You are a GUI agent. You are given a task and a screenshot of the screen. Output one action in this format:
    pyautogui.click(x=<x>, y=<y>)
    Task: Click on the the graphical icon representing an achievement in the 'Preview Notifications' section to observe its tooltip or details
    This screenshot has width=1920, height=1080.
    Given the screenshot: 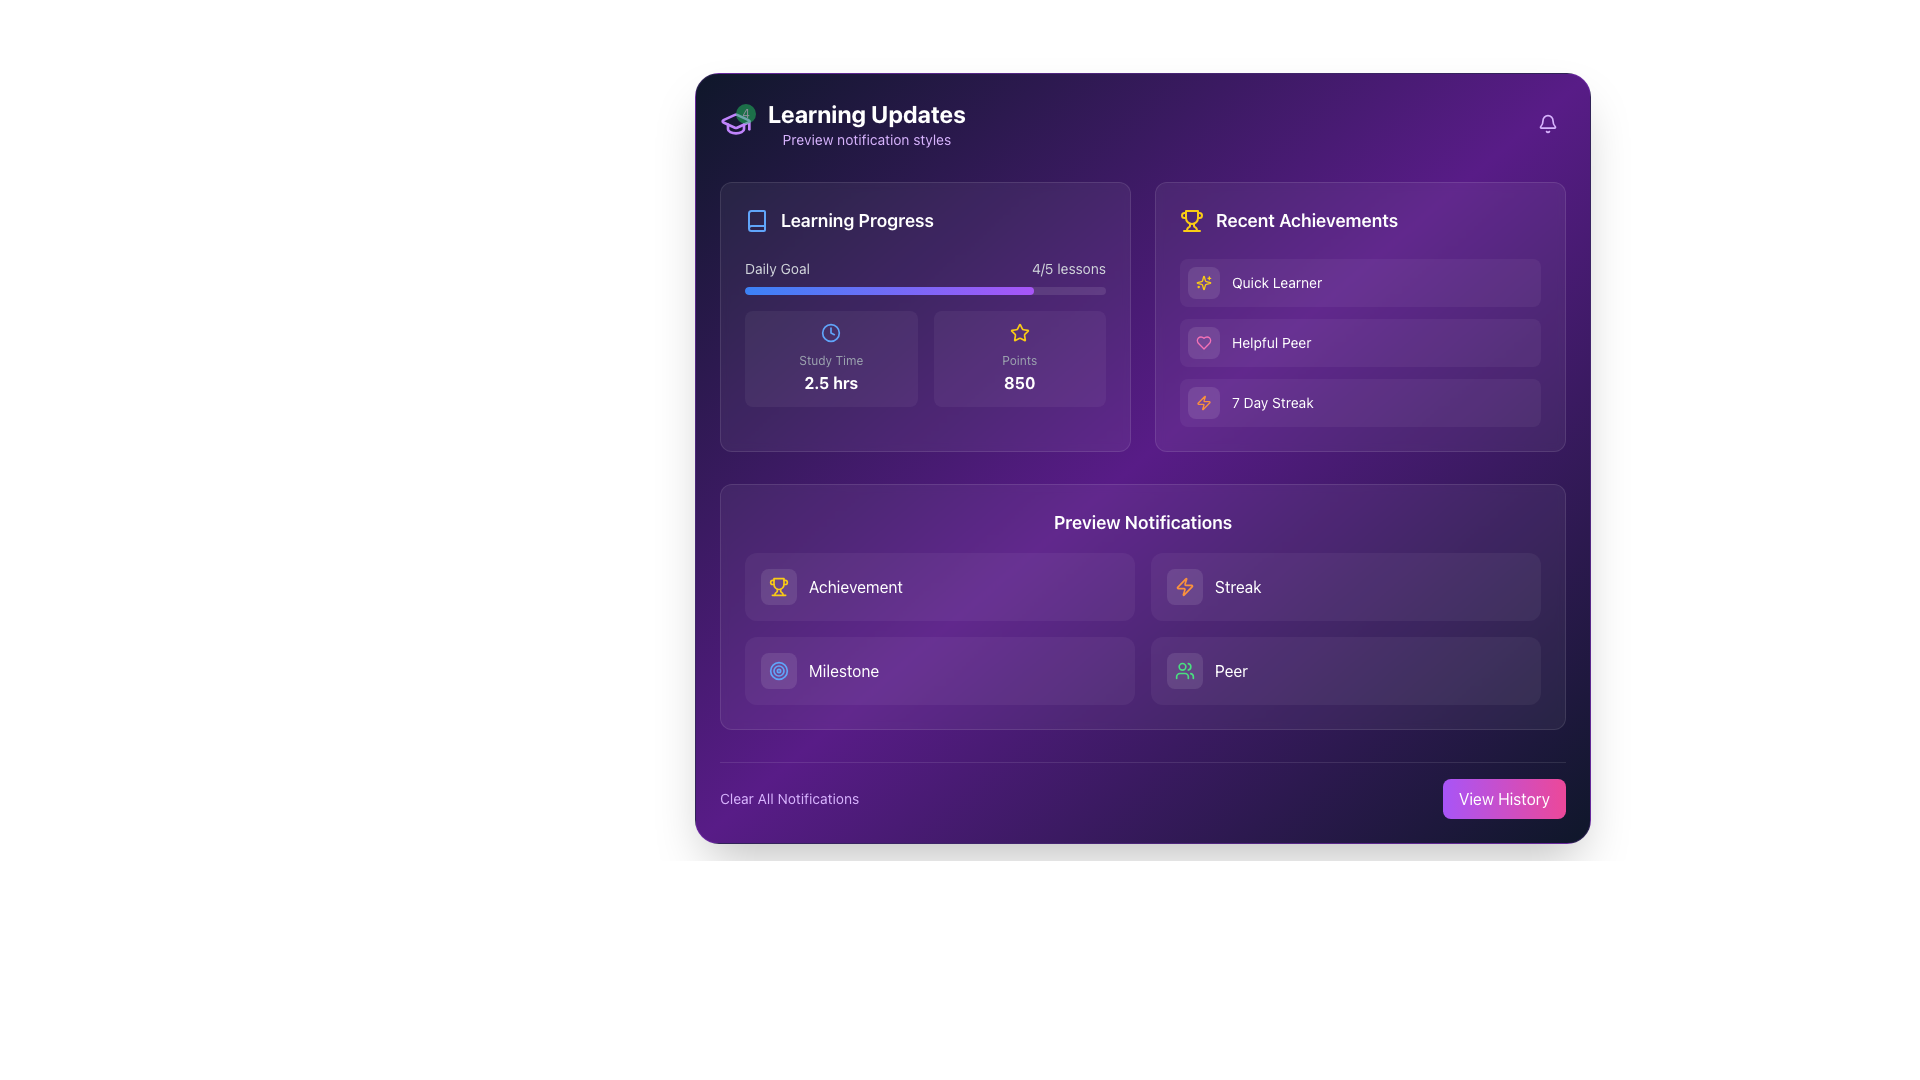 What is the action you would take?
    pyautogui.click(x=777, y=585)
    